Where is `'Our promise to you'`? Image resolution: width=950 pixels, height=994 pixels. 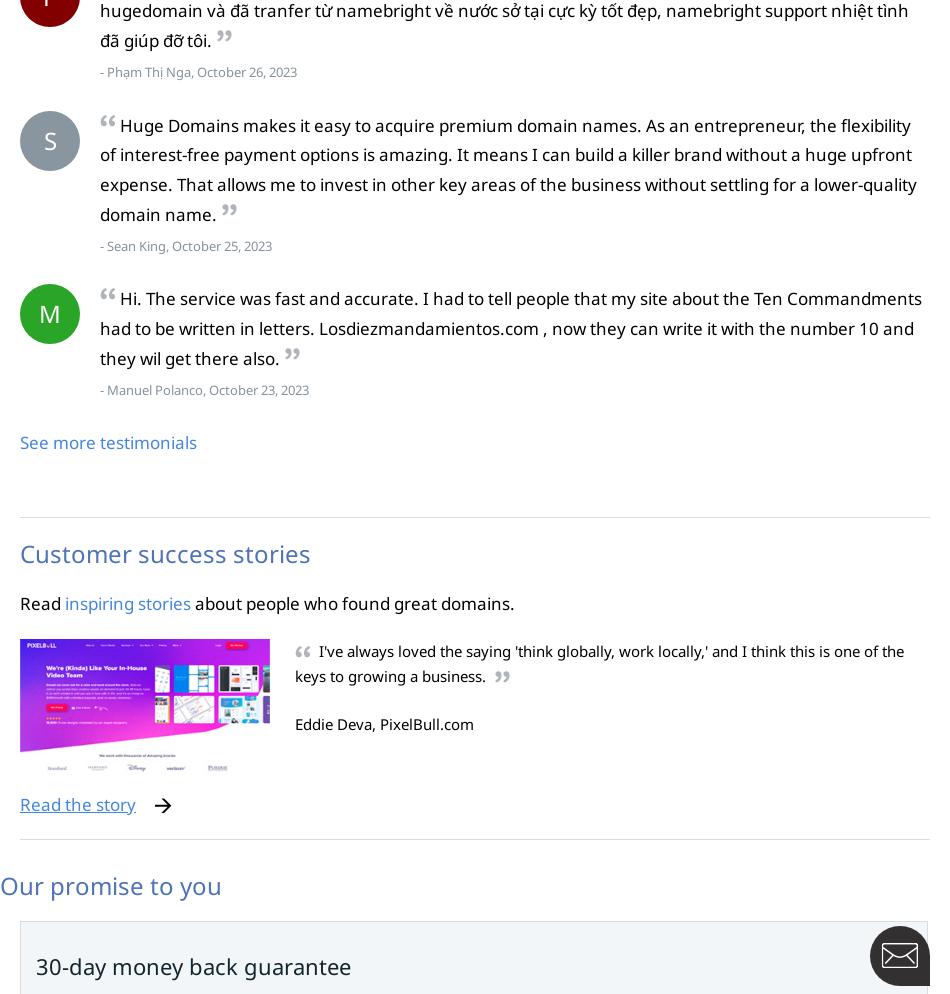 'Our promise to you' is located at coordinates (110, 885).